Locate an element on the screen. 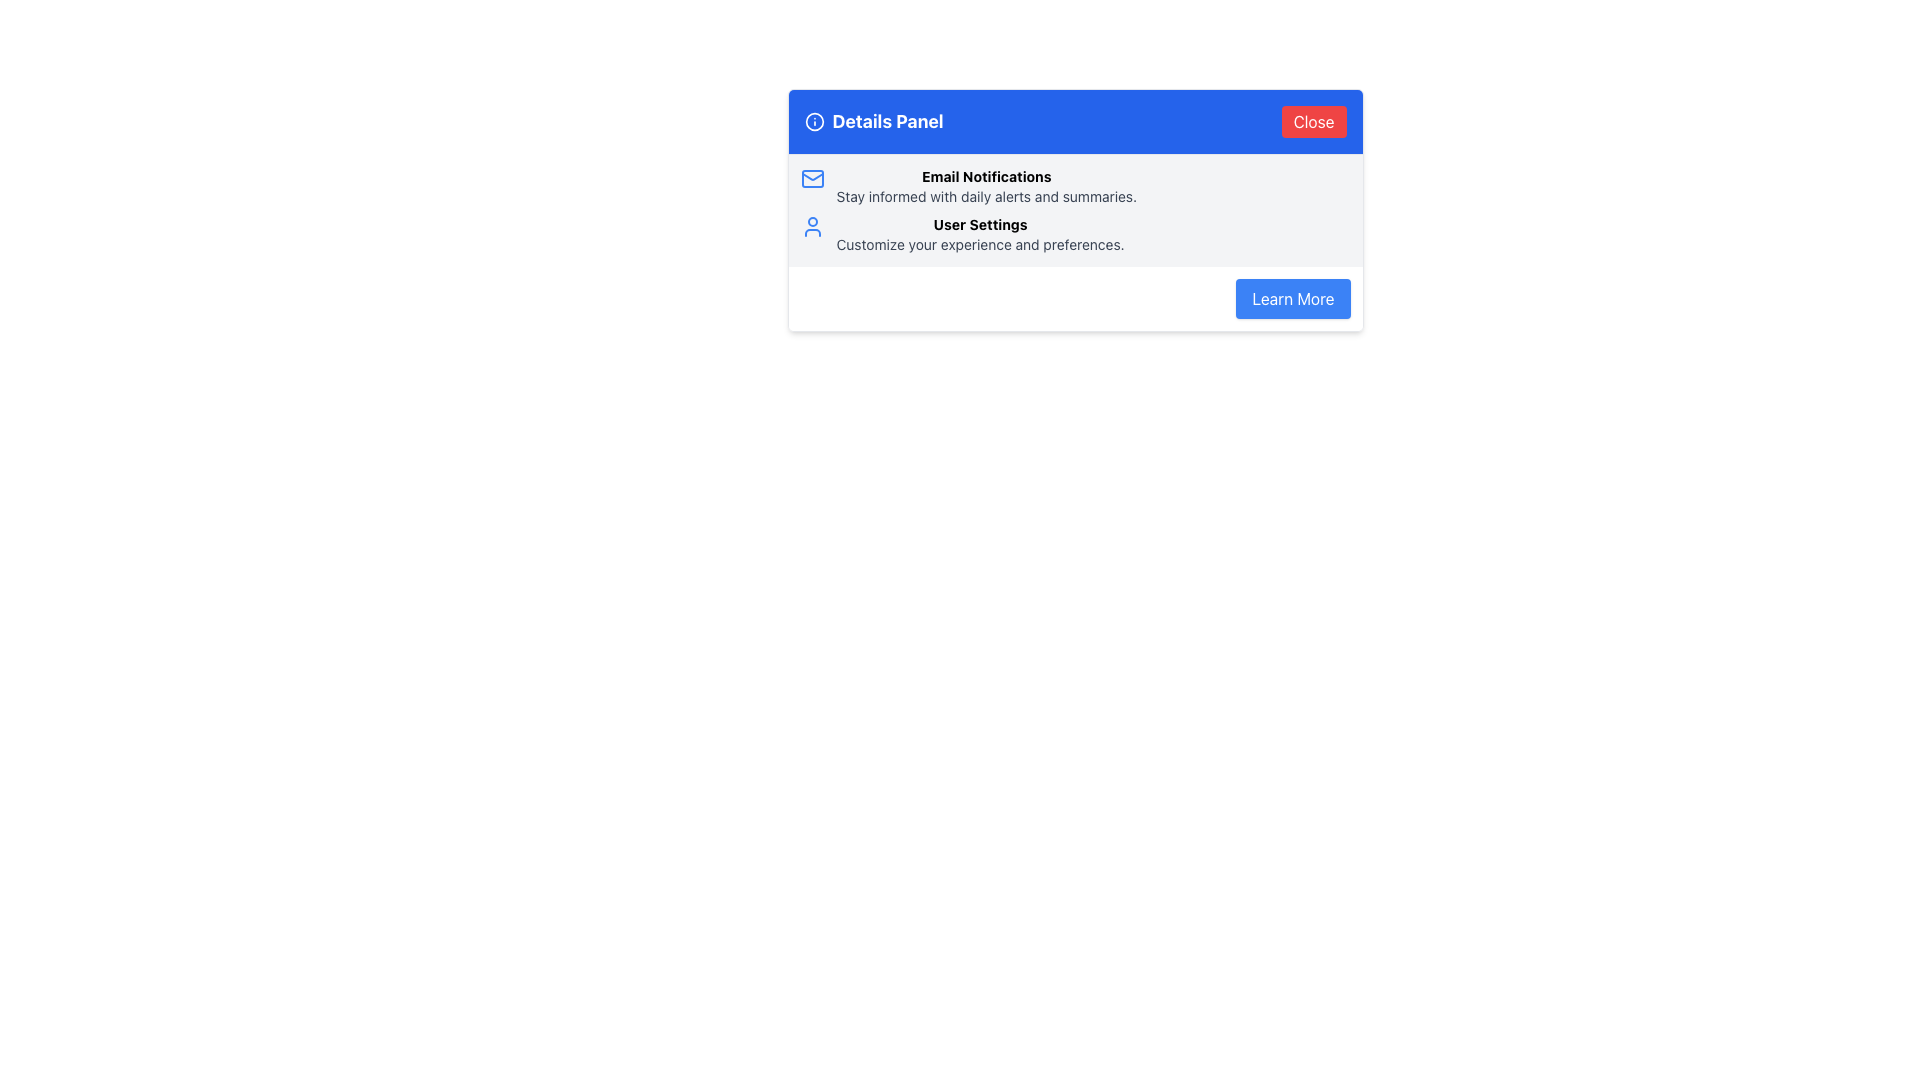 The width and height of the screenshot is (1920, 1080). the Text Label that serves as a header for email notifications, located in the Details Panel under the blue header, to the right of the envelope icon is located at coordinates (986, 176).